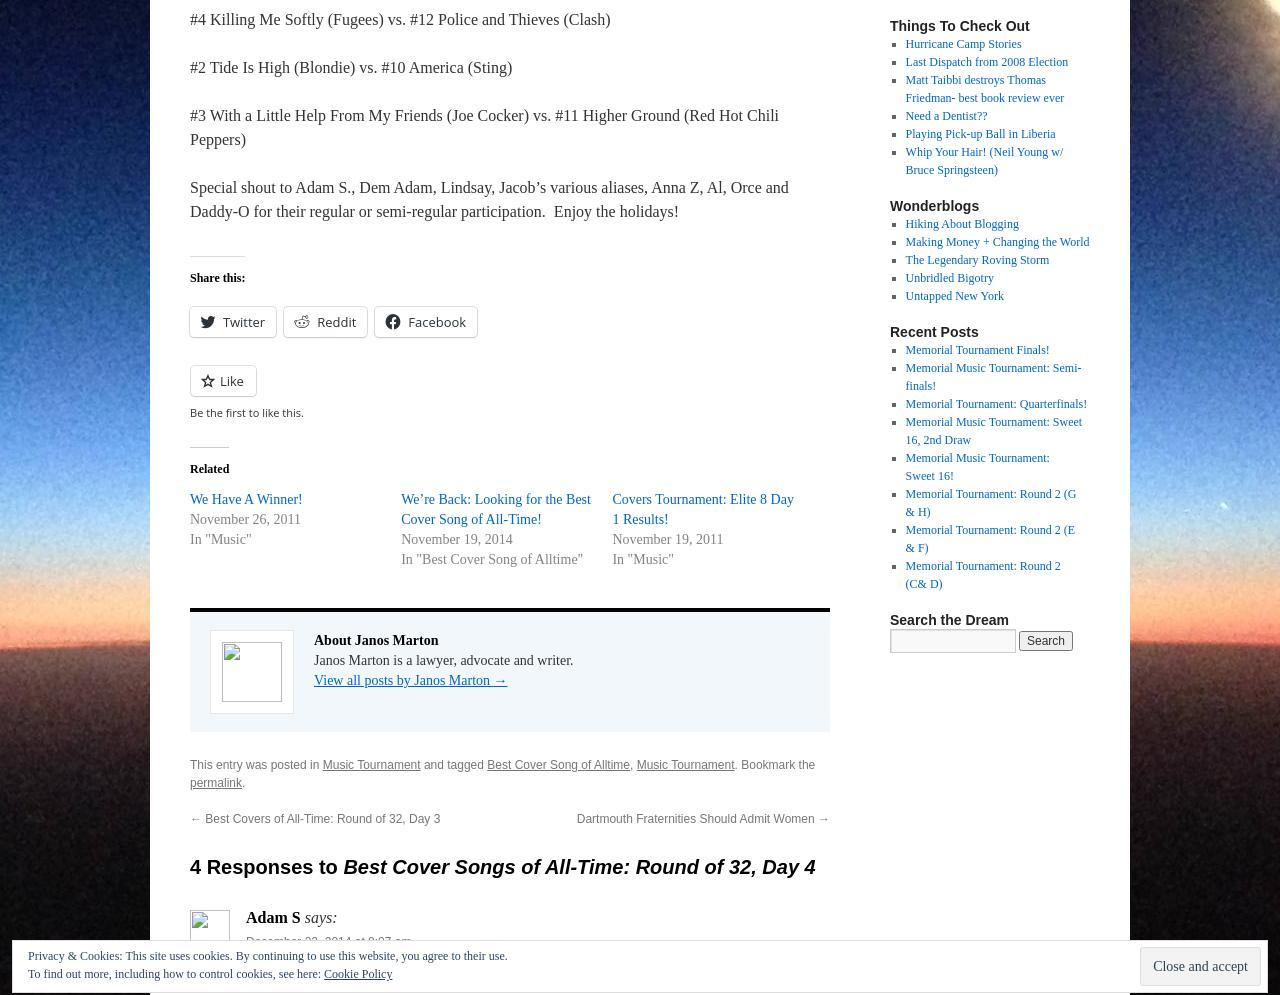 The height and width of the screenshot is (995, 1280). Describe the element at coordinates (242, 782) in the screenshot. I see `'.'` at that location.